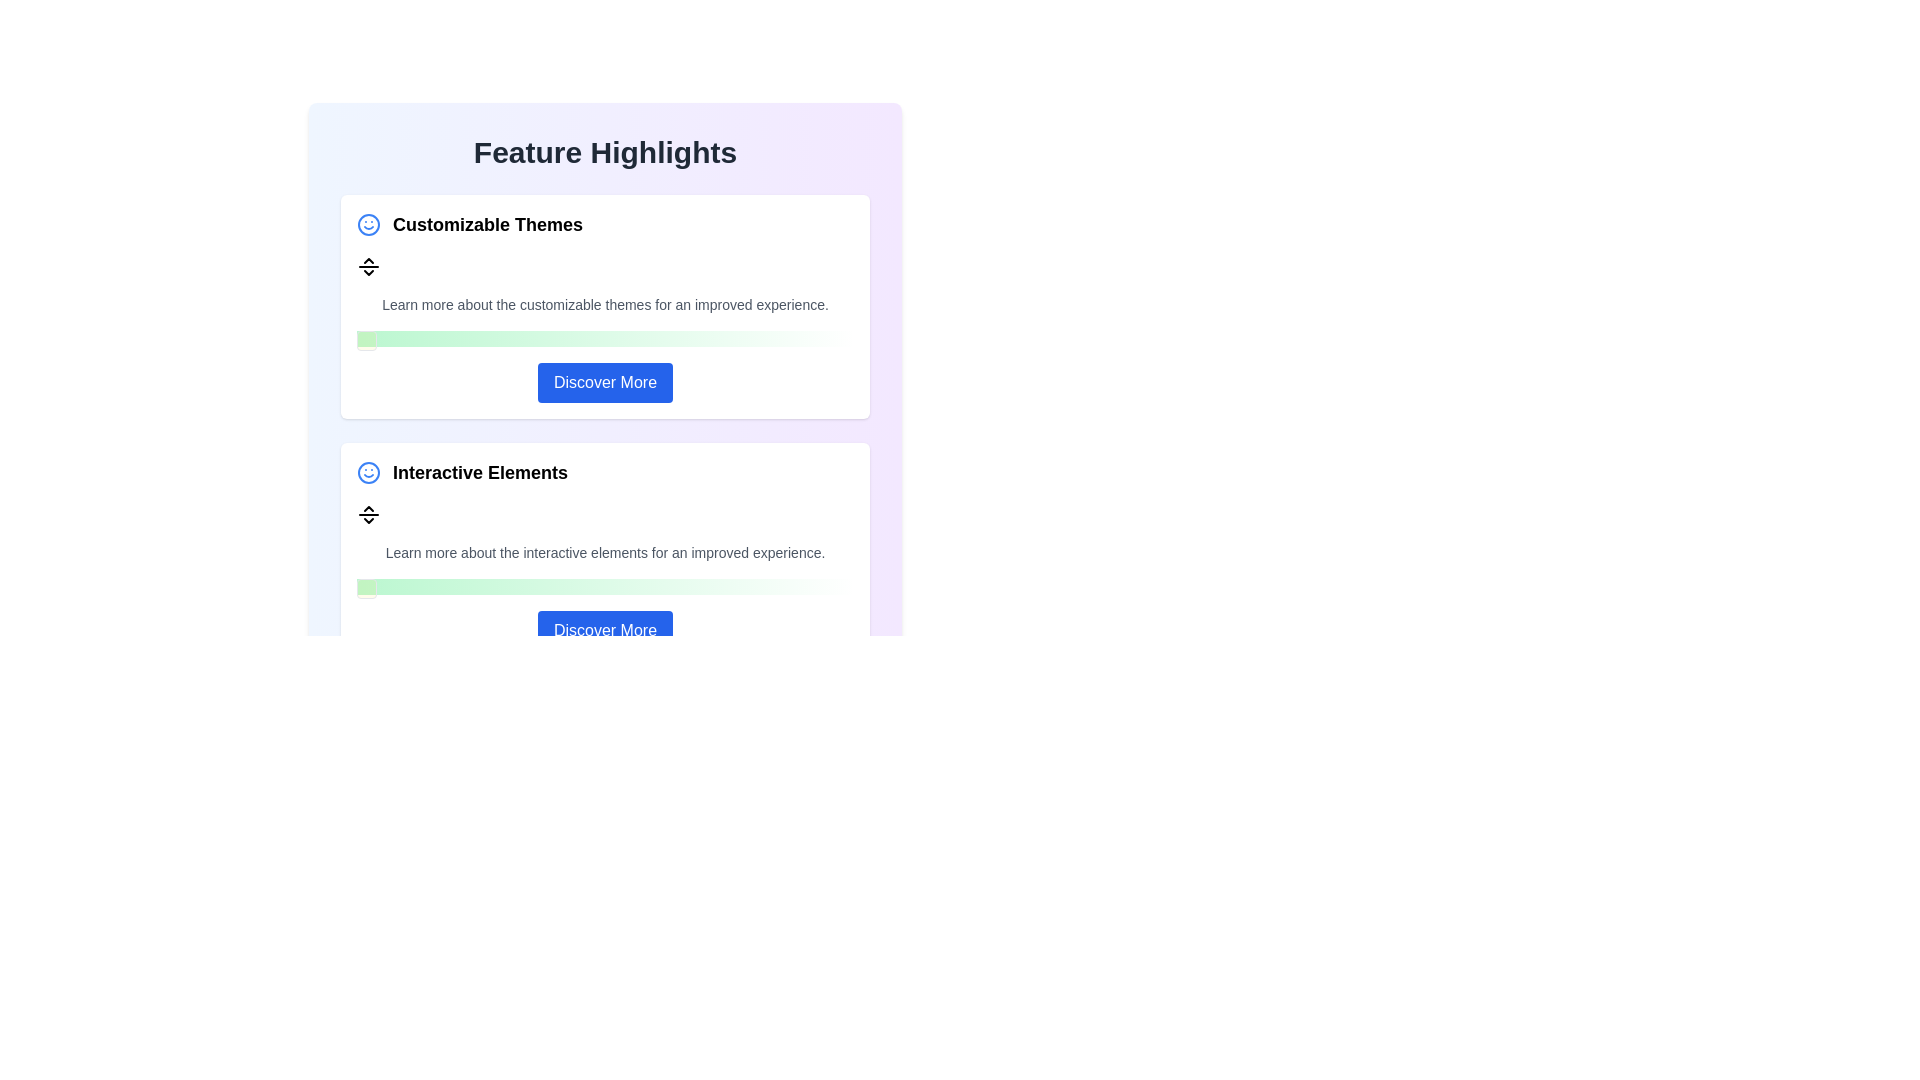  What do you see at coordinates (369, 514) in the screenshot?
I see `the Decorative Icon located within the 'Interactive Elements' card, positioned directly below the title and icon, and above the descriptive text` at bounding box center [369, 514].